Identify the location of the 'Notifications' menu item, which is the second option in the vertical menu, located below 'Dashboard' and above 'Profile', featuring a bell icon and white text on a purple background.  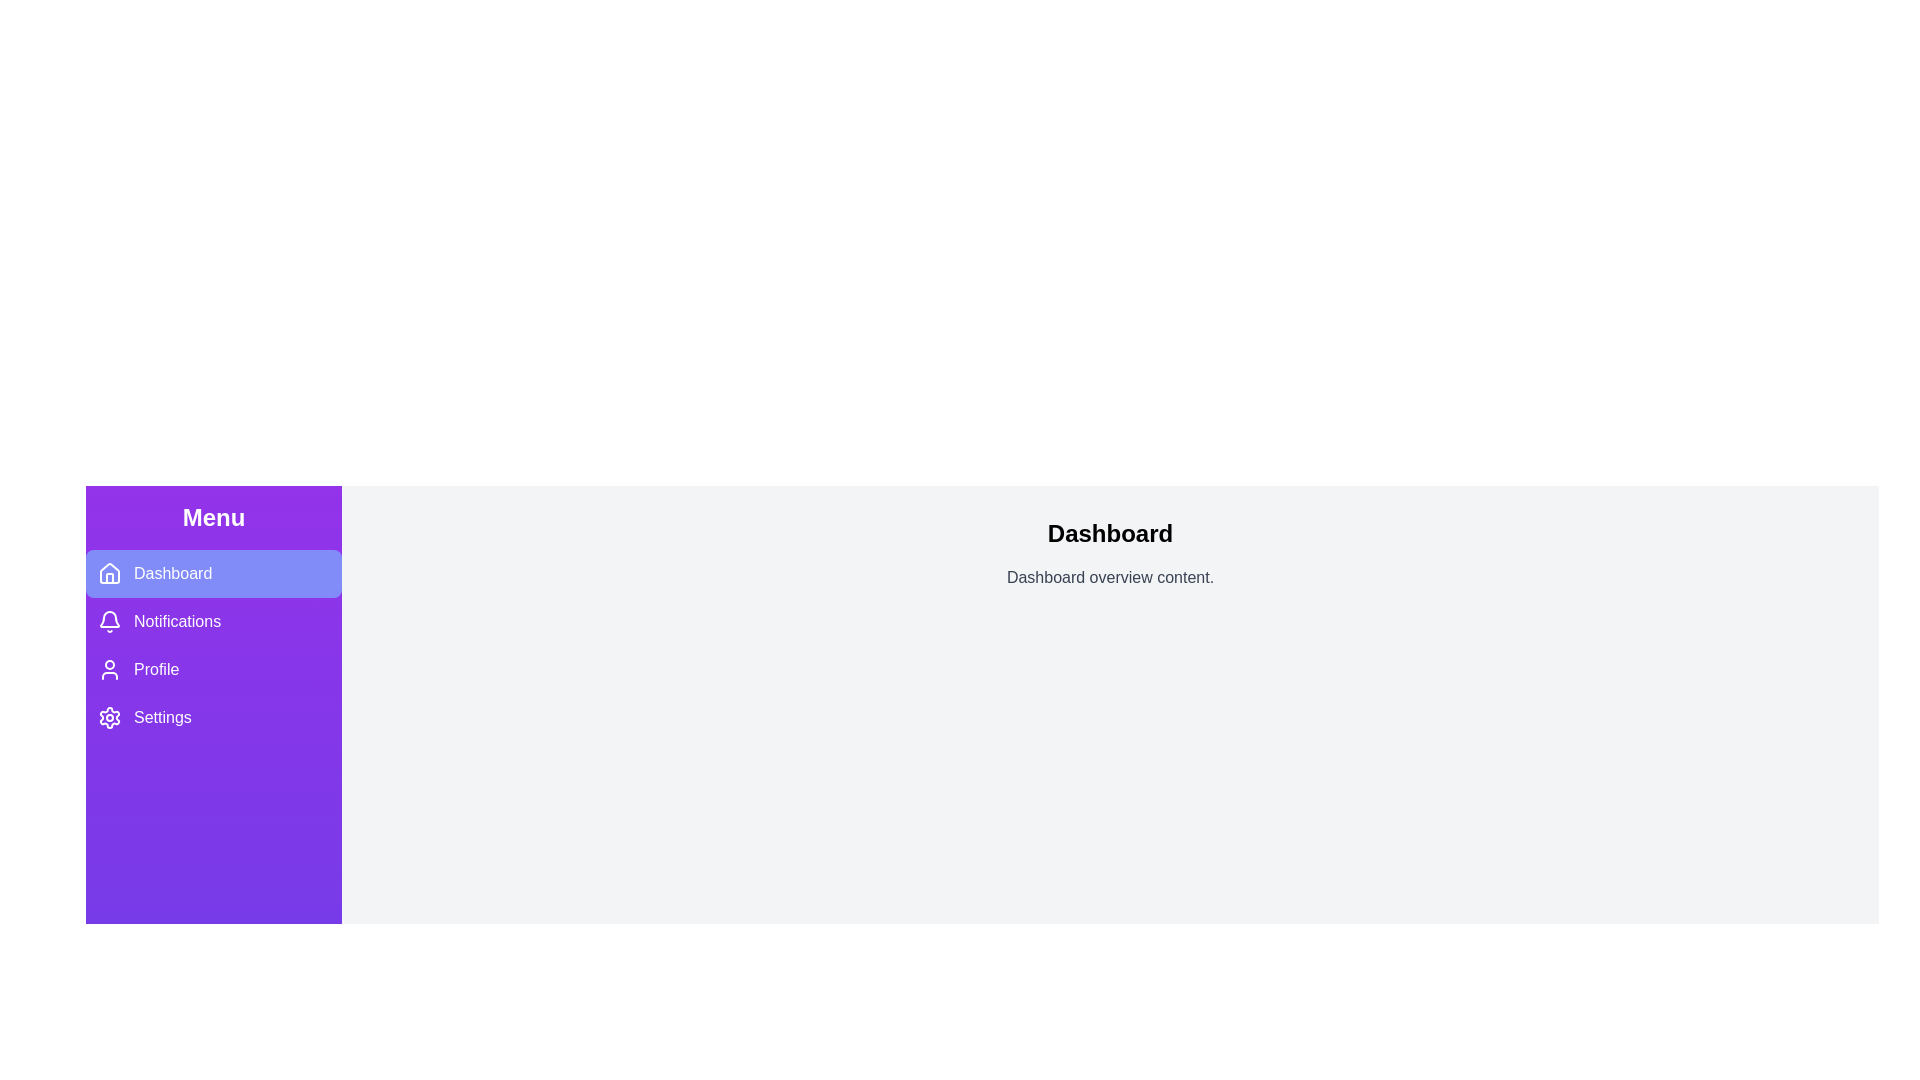
(214, 620).